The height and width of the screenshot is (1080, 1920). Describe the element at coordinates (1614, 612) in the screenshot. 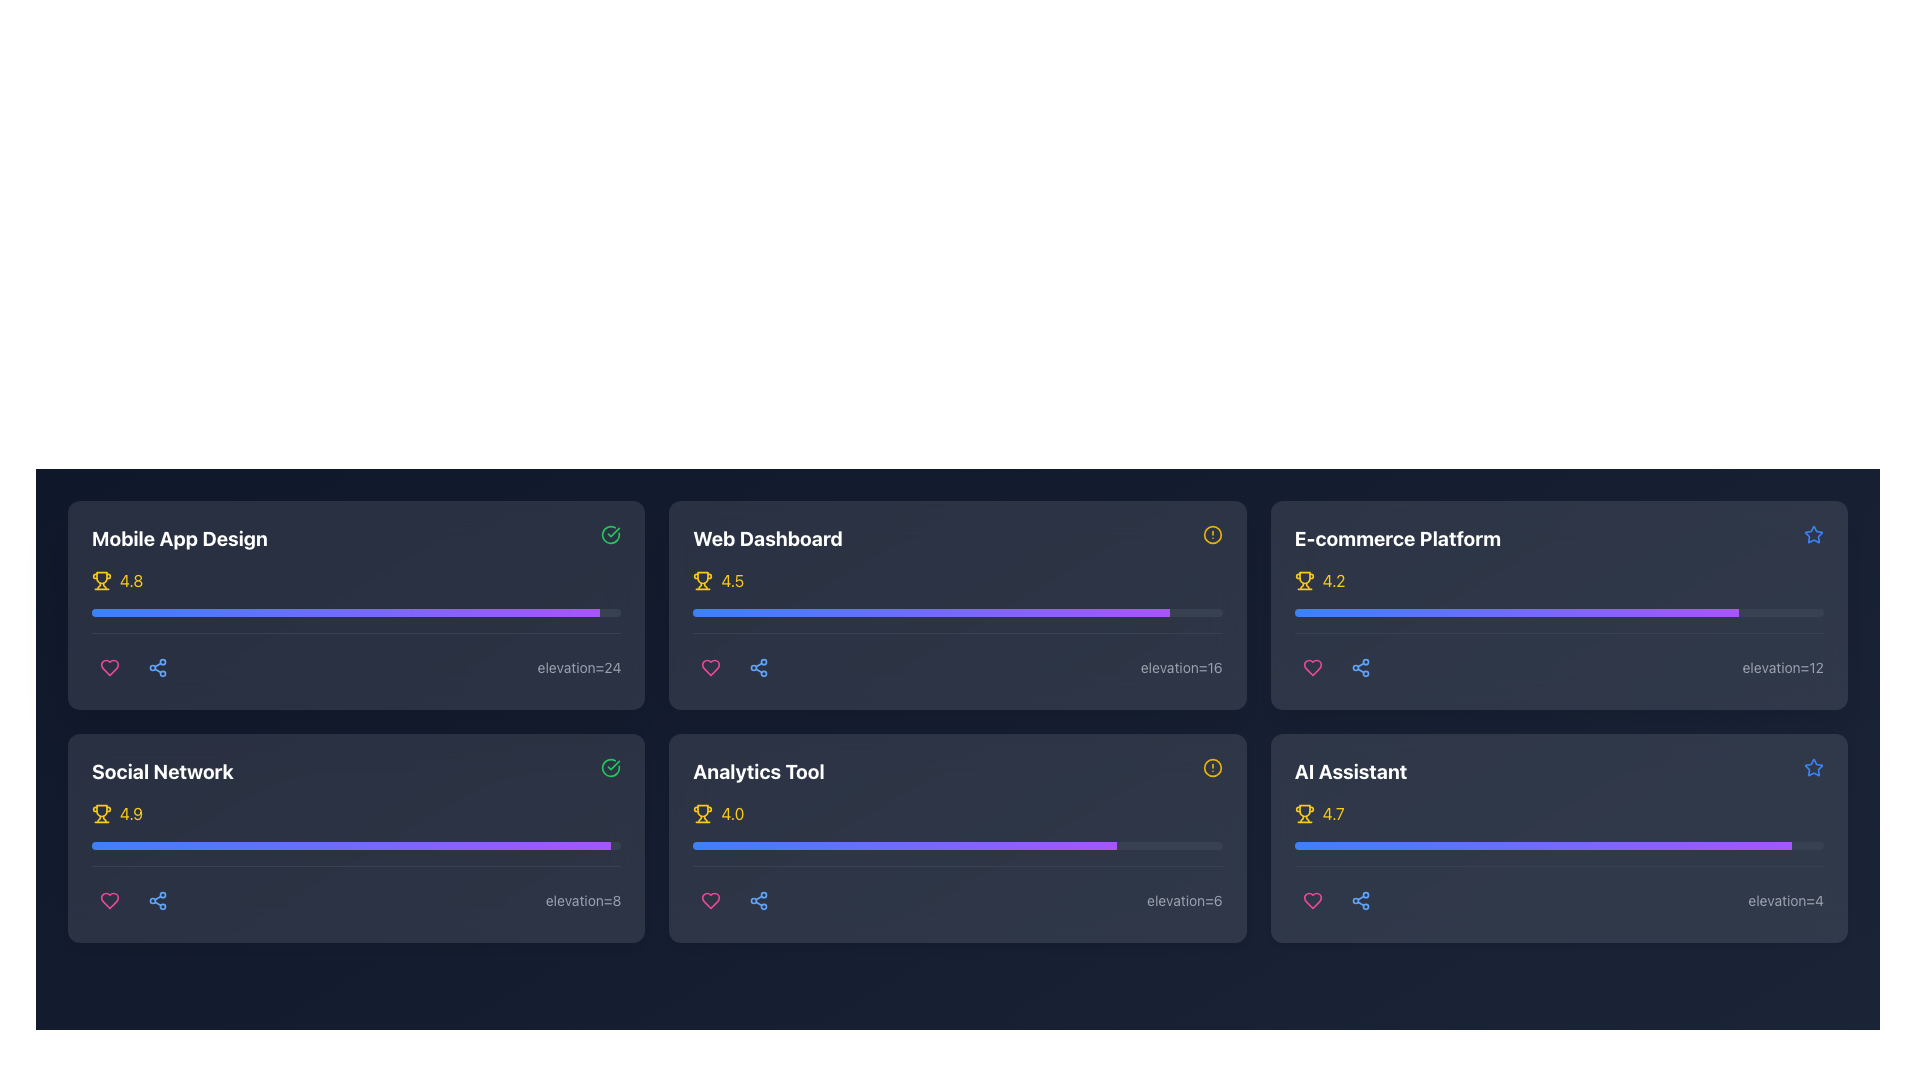

I see `the progress bar value` at that location.